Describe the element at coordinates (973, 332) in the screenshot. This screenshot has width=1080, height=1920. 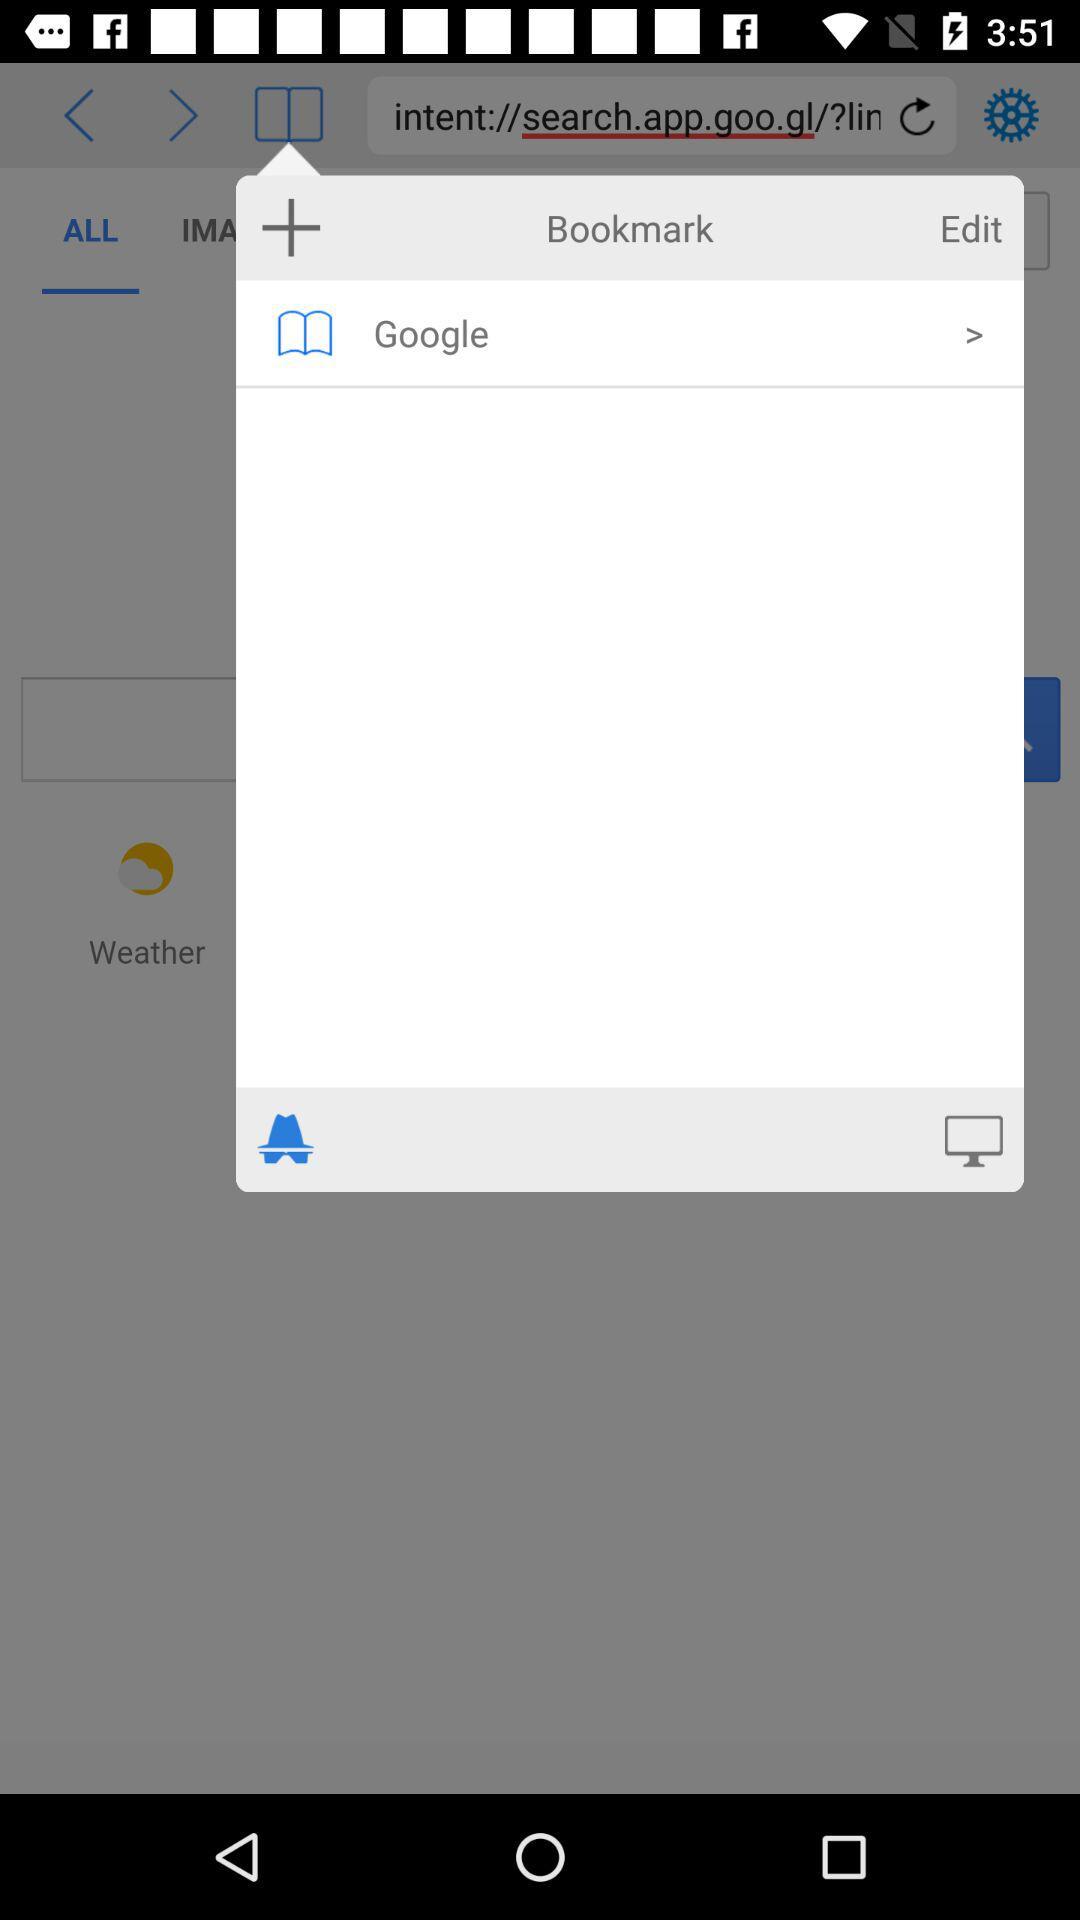
I see `the >` at that location.